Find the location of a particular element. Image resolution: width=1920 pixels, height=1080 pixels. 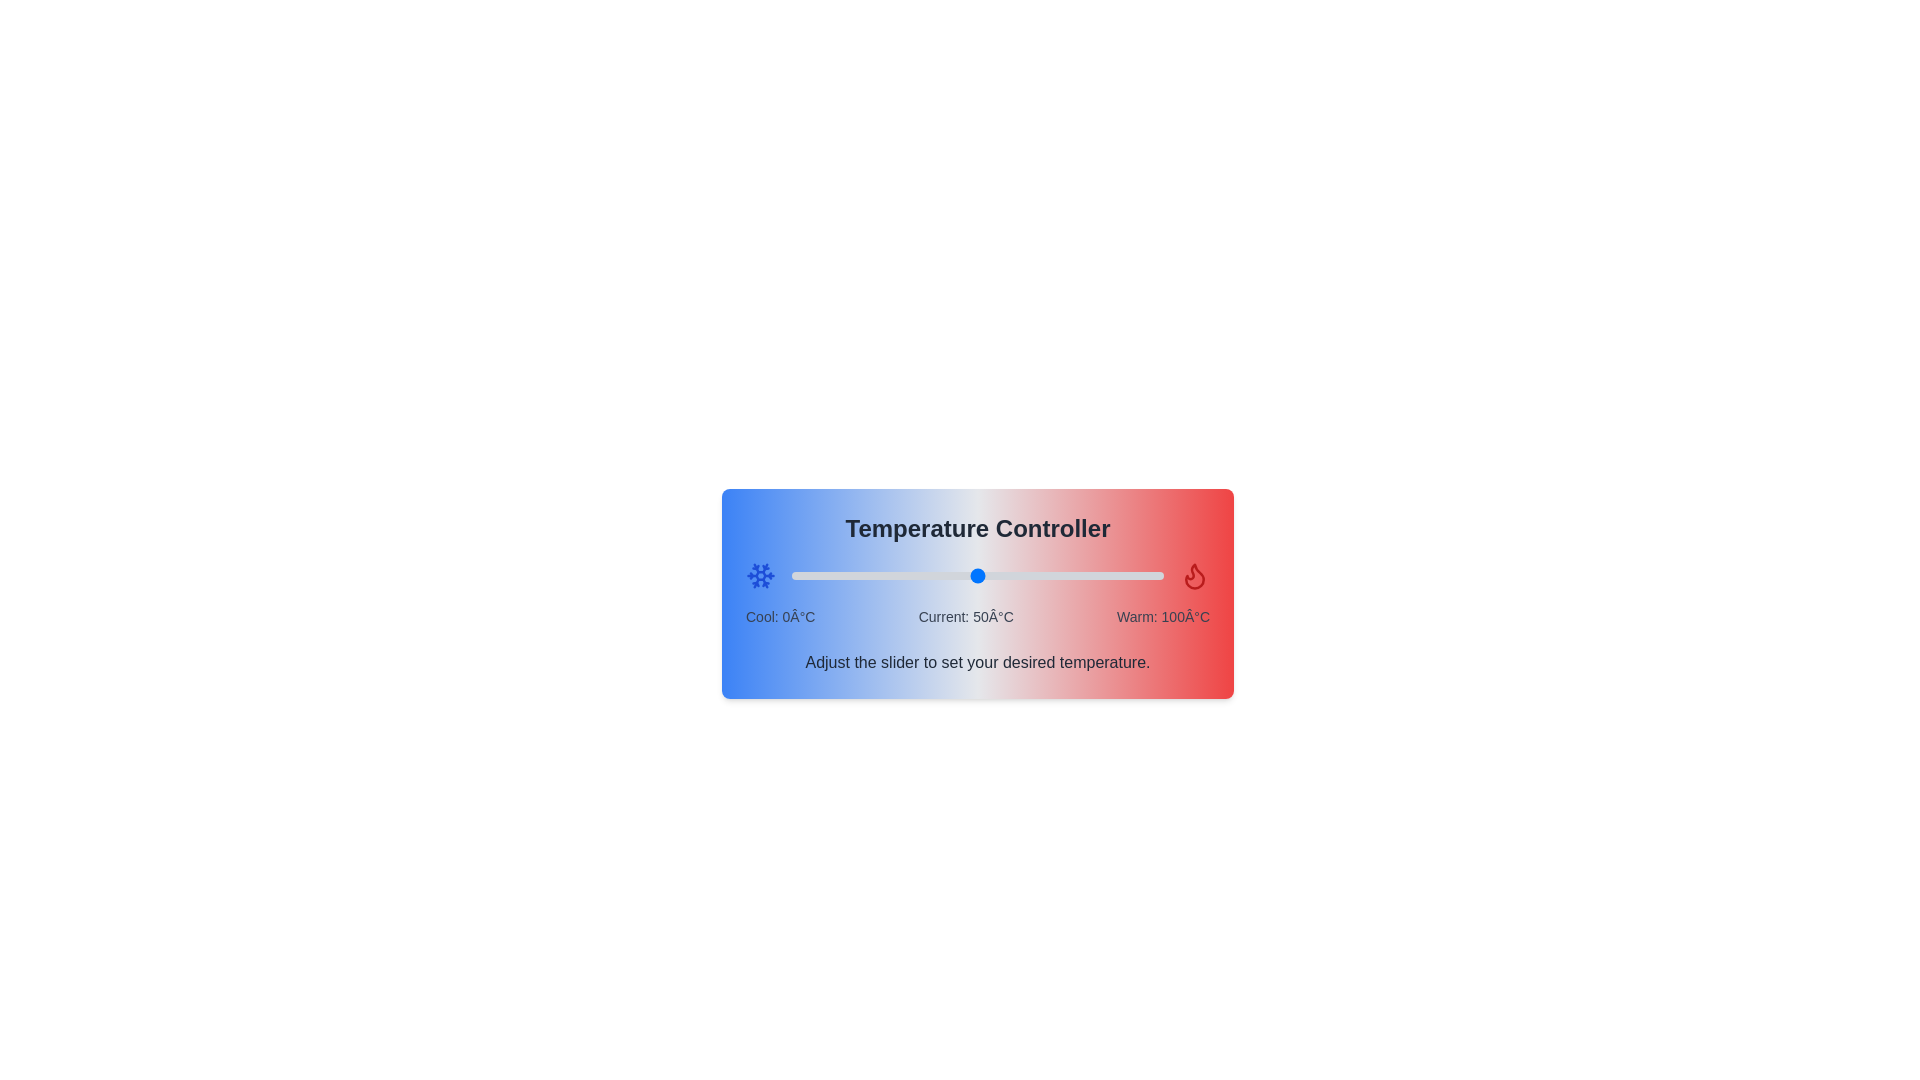

the temperature to 0°C by adjusting the slider is located at coordinates (791, 575).